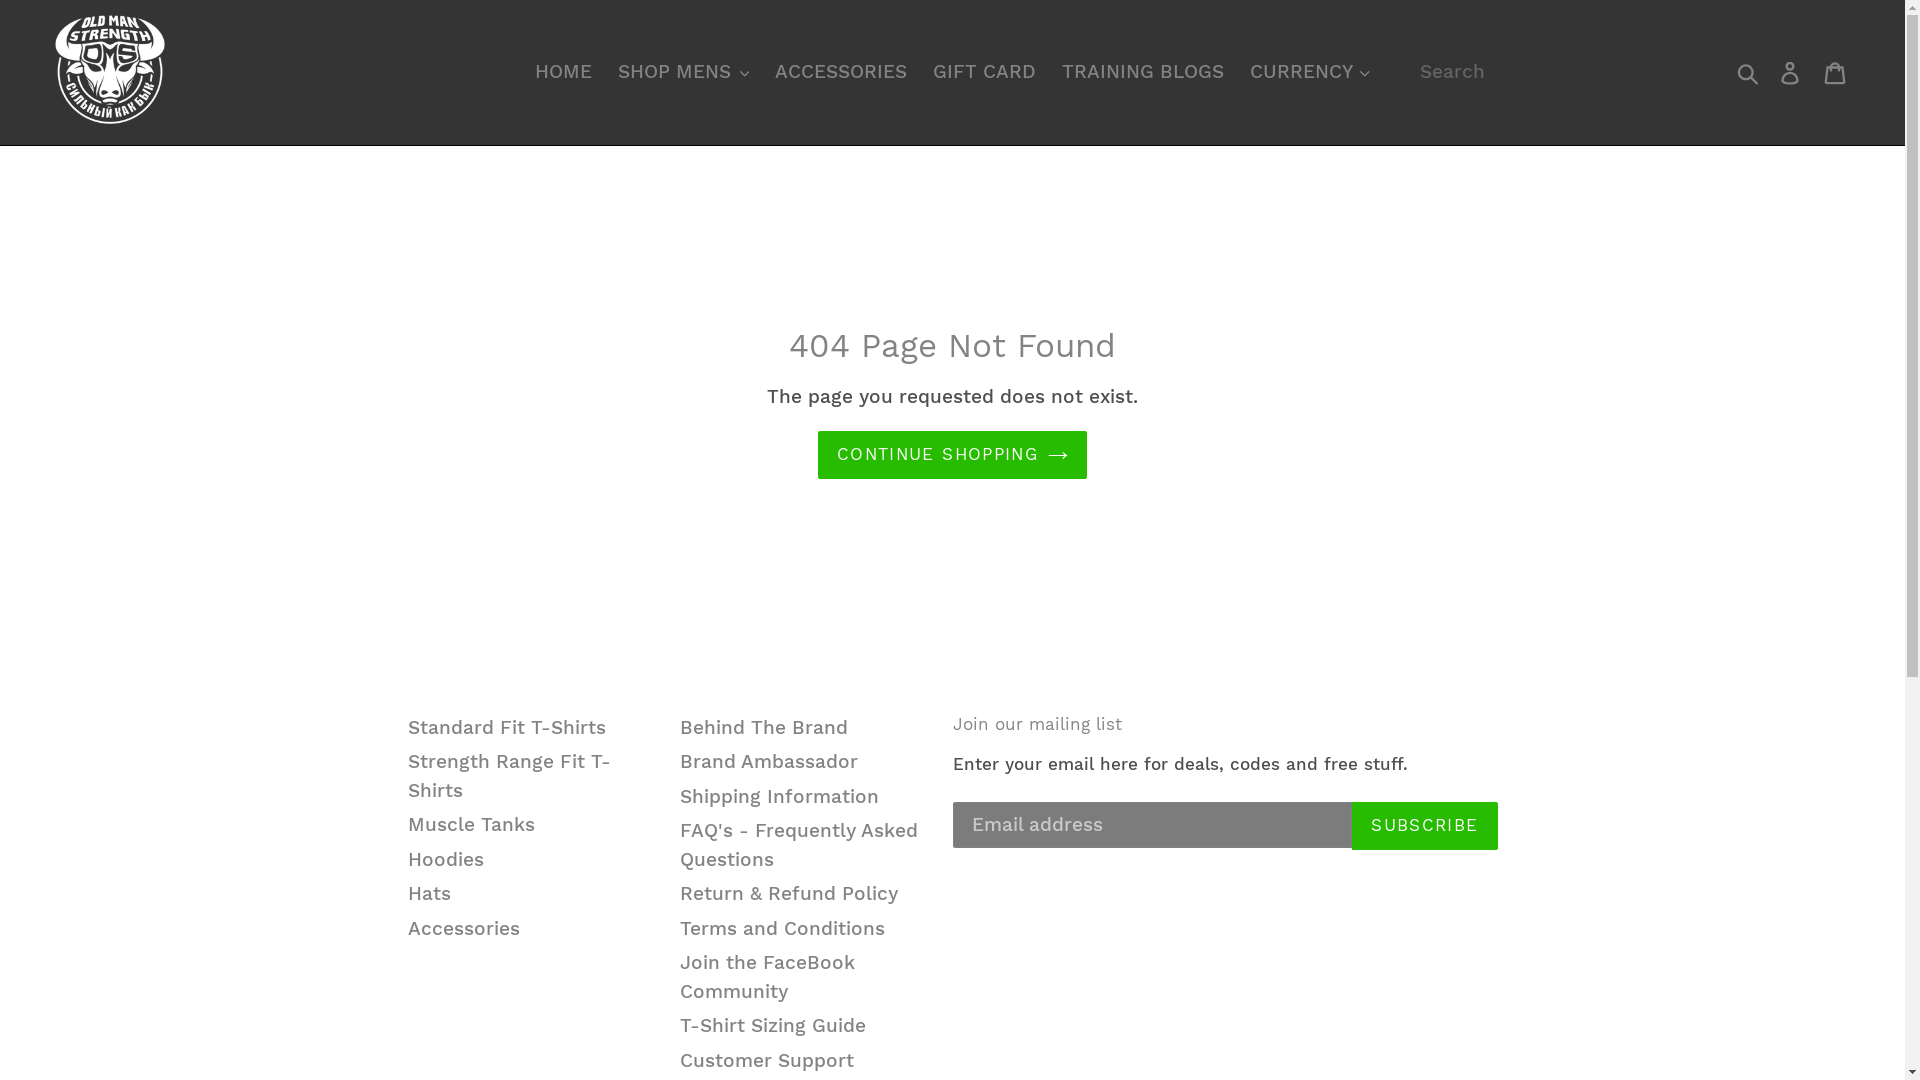  What do you see at coordinates (1352, 825) in the screenshot?
I see `'SUBSCRIBE'` at bounding box center [1352, 825].